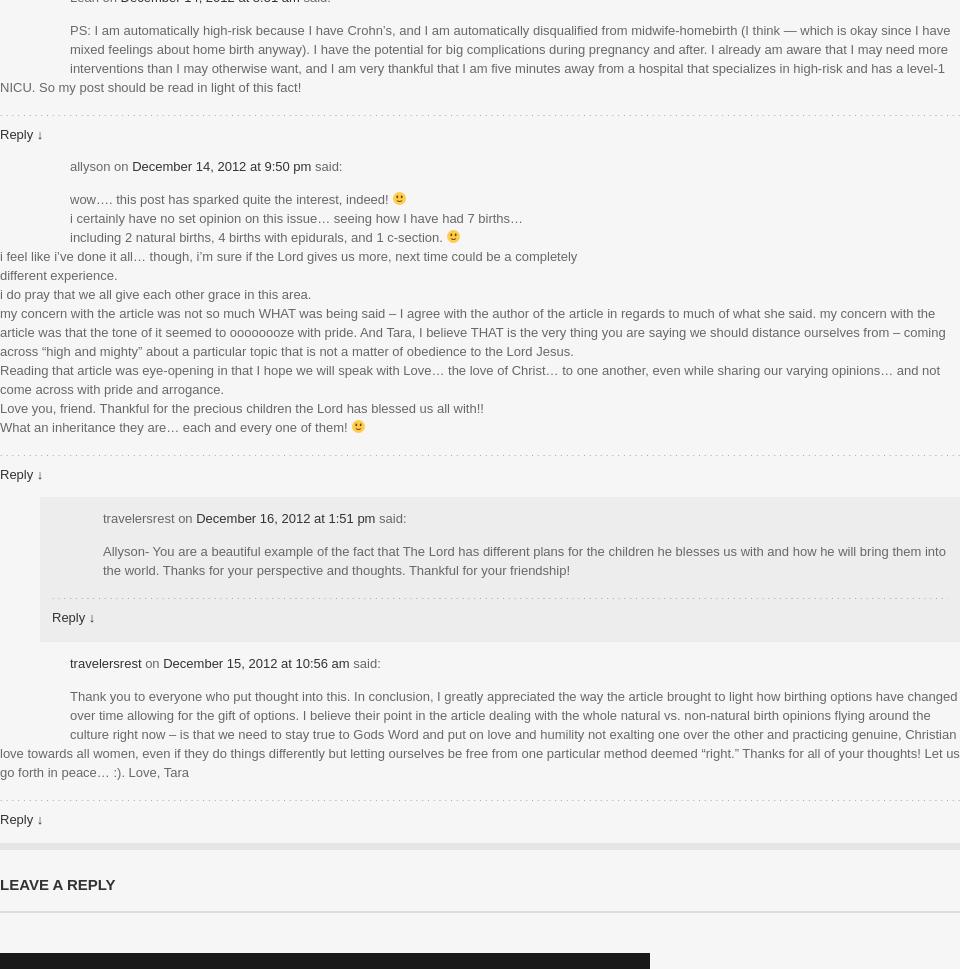  What do you see at coordinates (90, 164) in the screenshot?
I see `'allyson'` at bounding box center [90, 164].